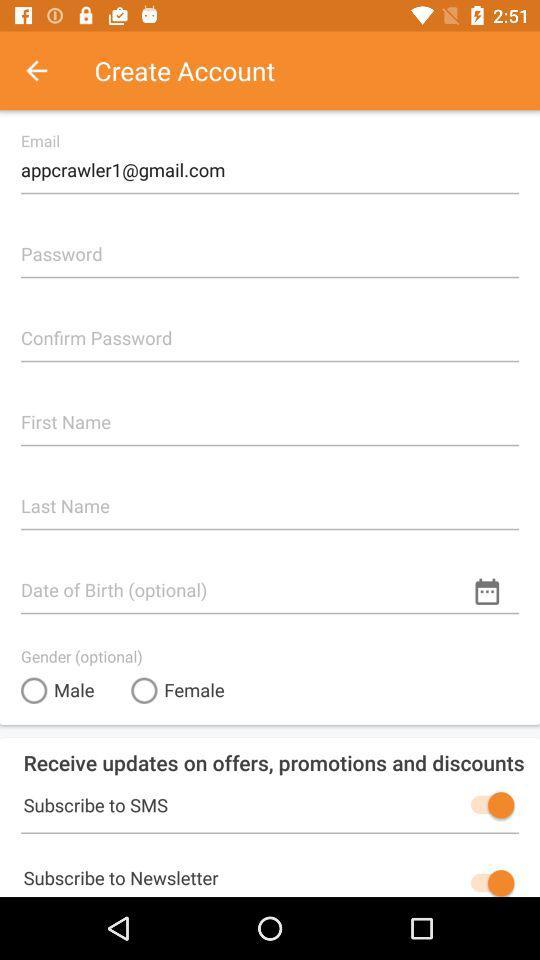  What do you see at coordinates (270, 497) in the screenshot?
I see `type your last name` at bounding box center [270, 497].